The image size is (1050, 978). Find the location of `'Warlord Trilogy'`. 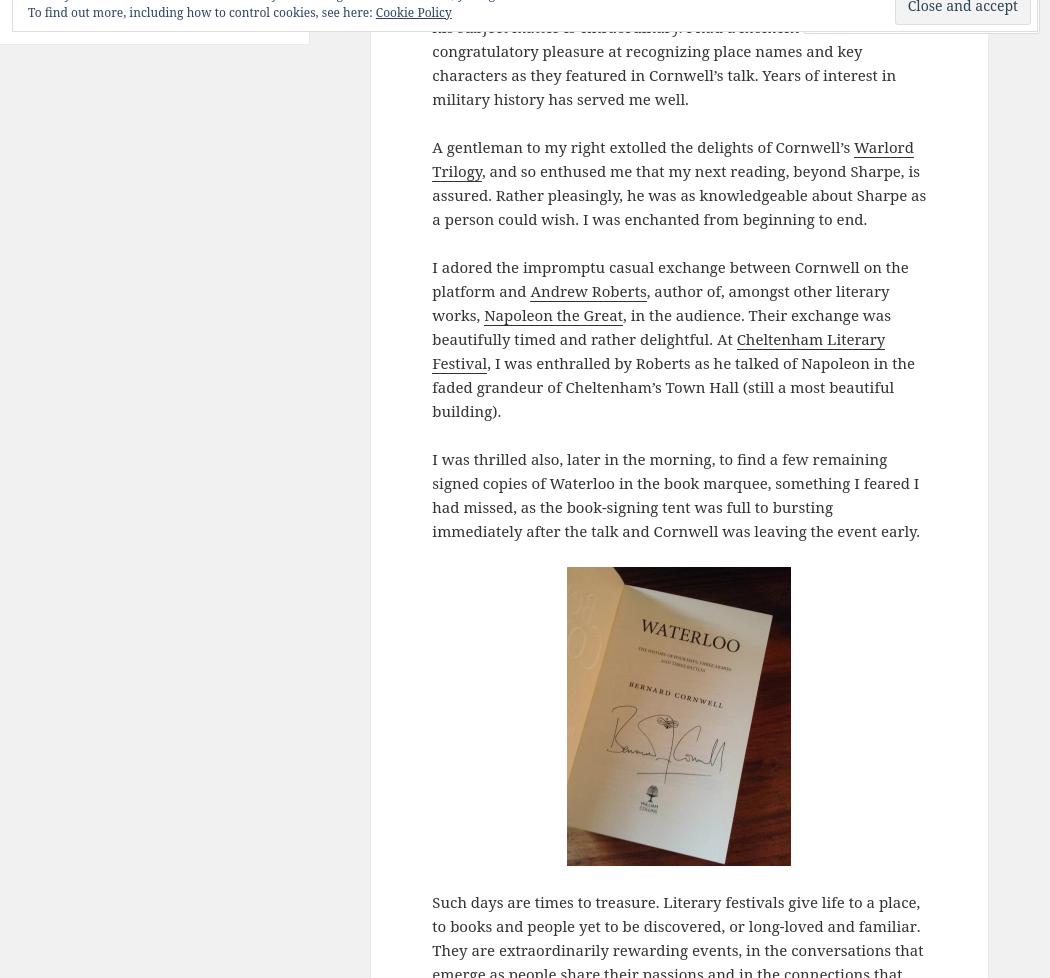

'Warlord Trilogy' is located at coordinates (671, 158).